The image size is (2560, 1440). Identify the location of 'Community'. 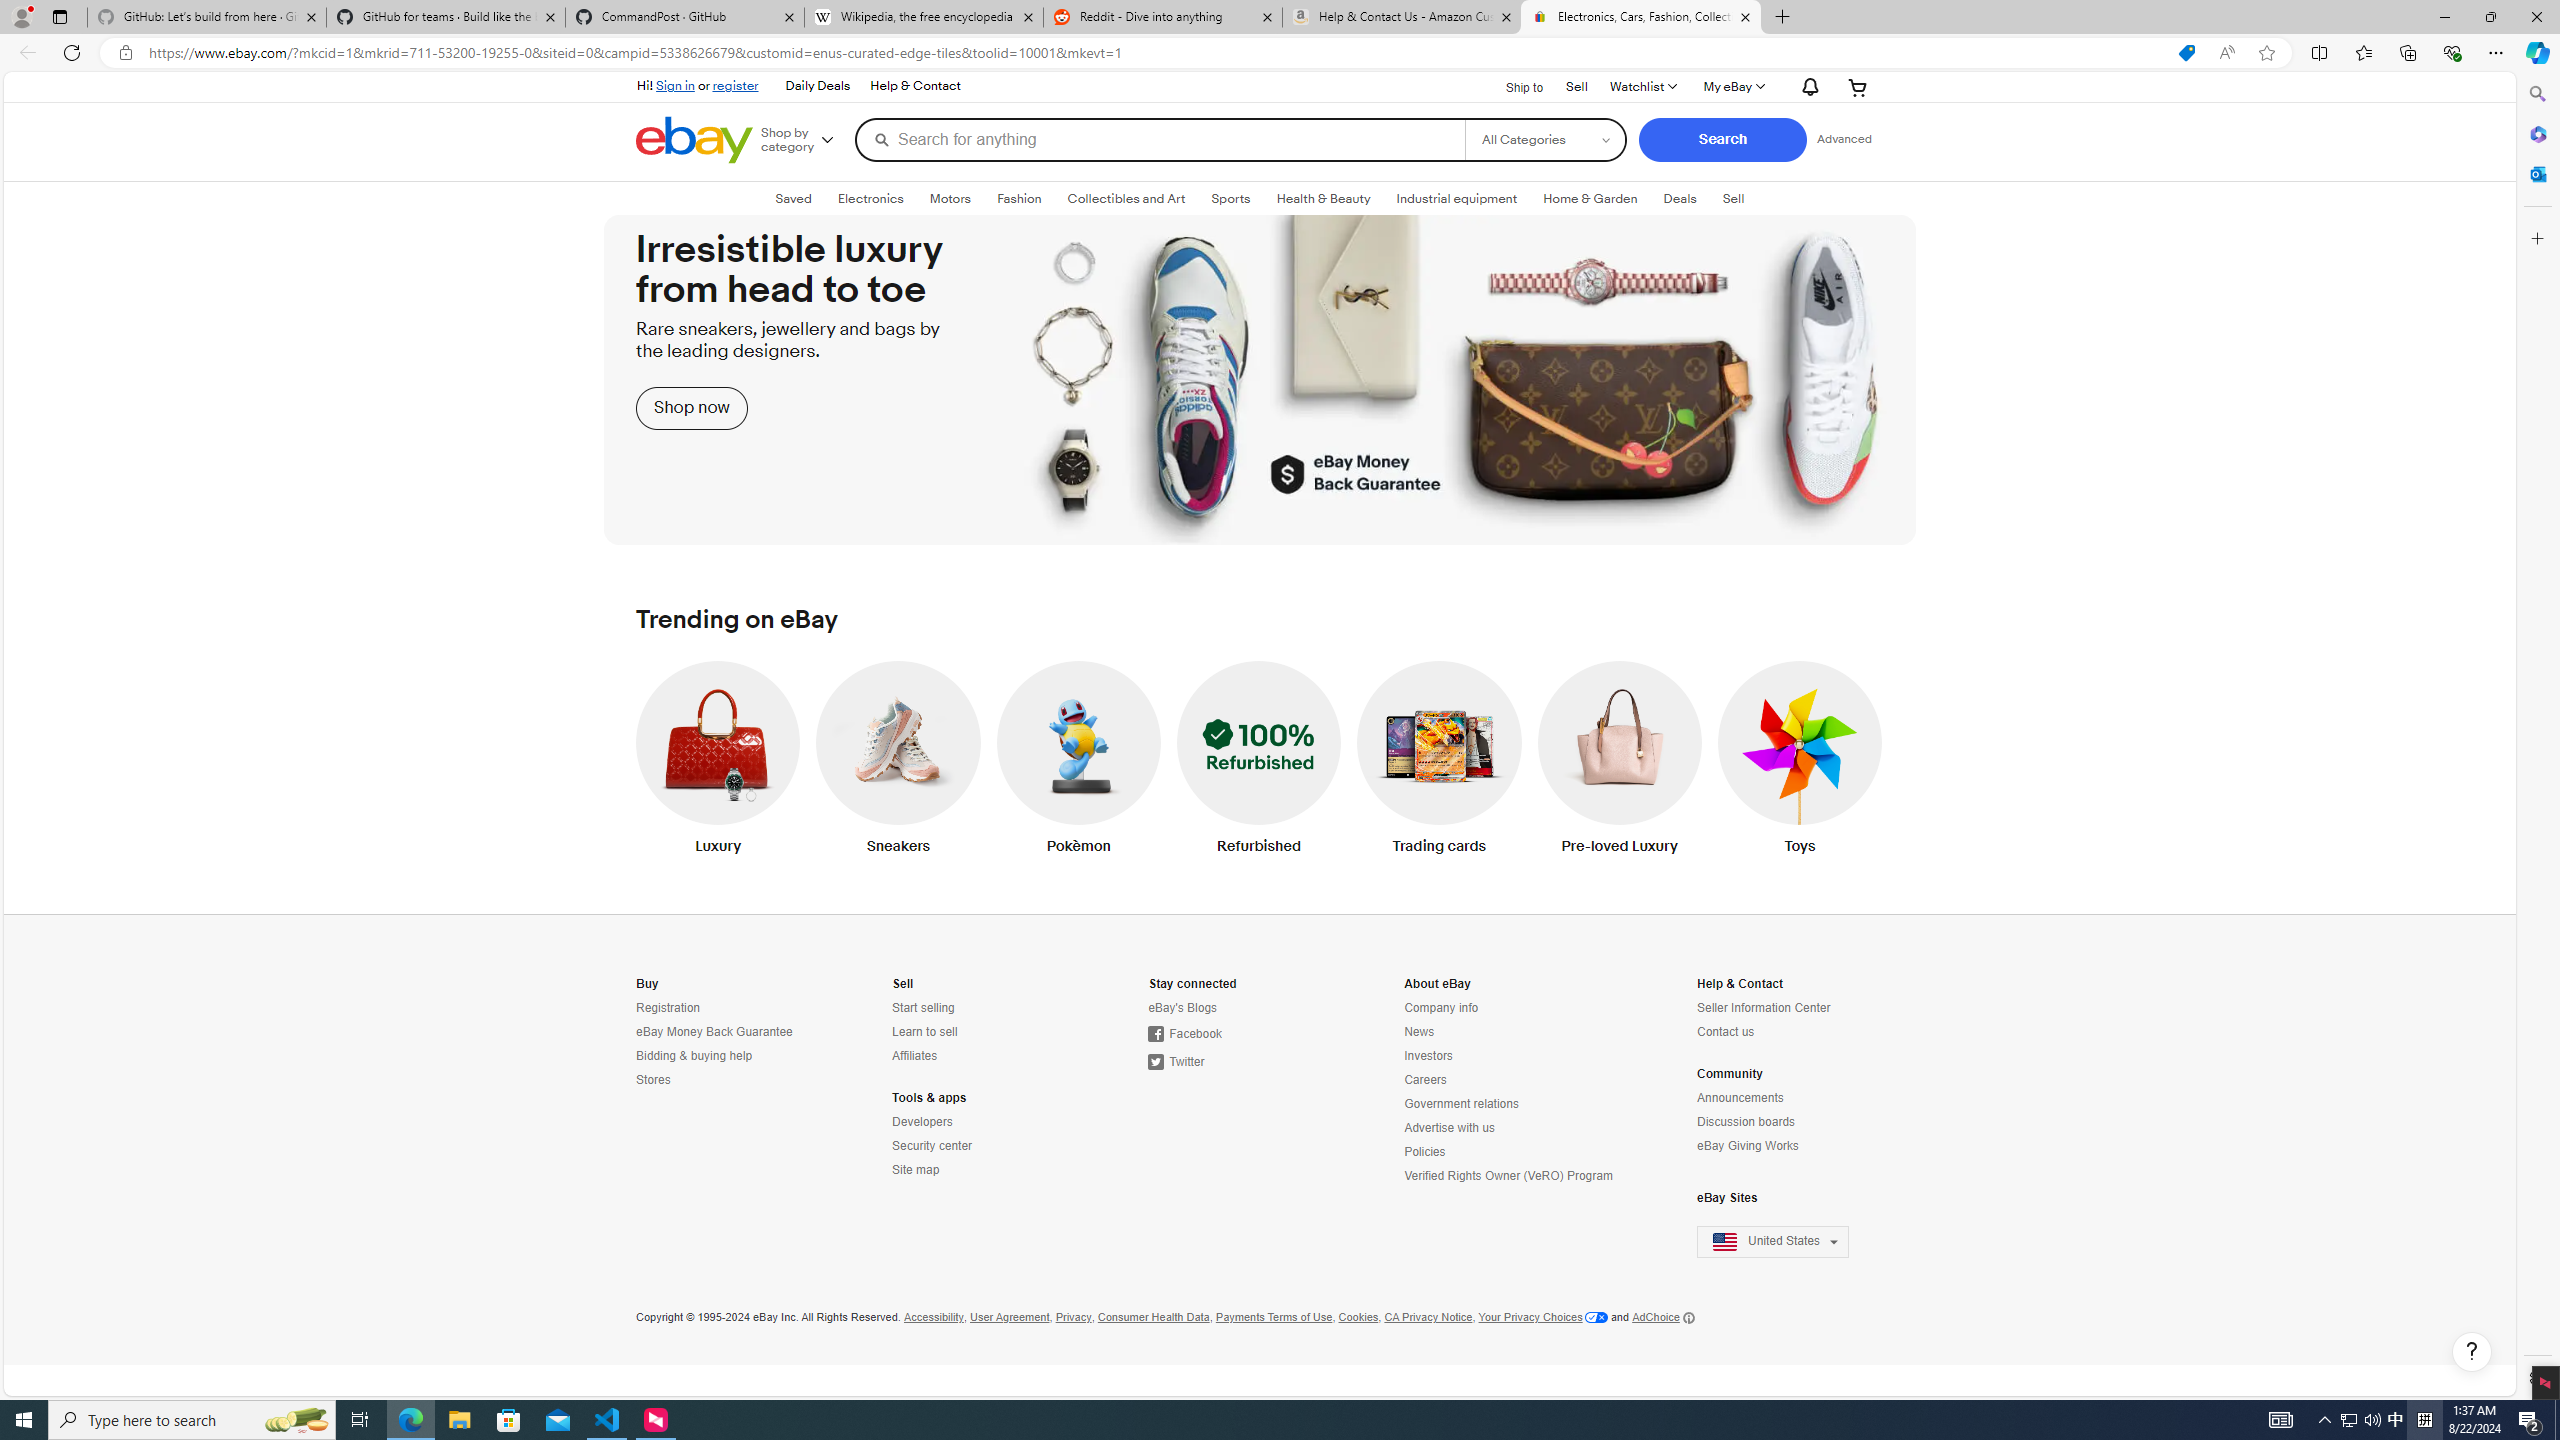
(1729, 1073).